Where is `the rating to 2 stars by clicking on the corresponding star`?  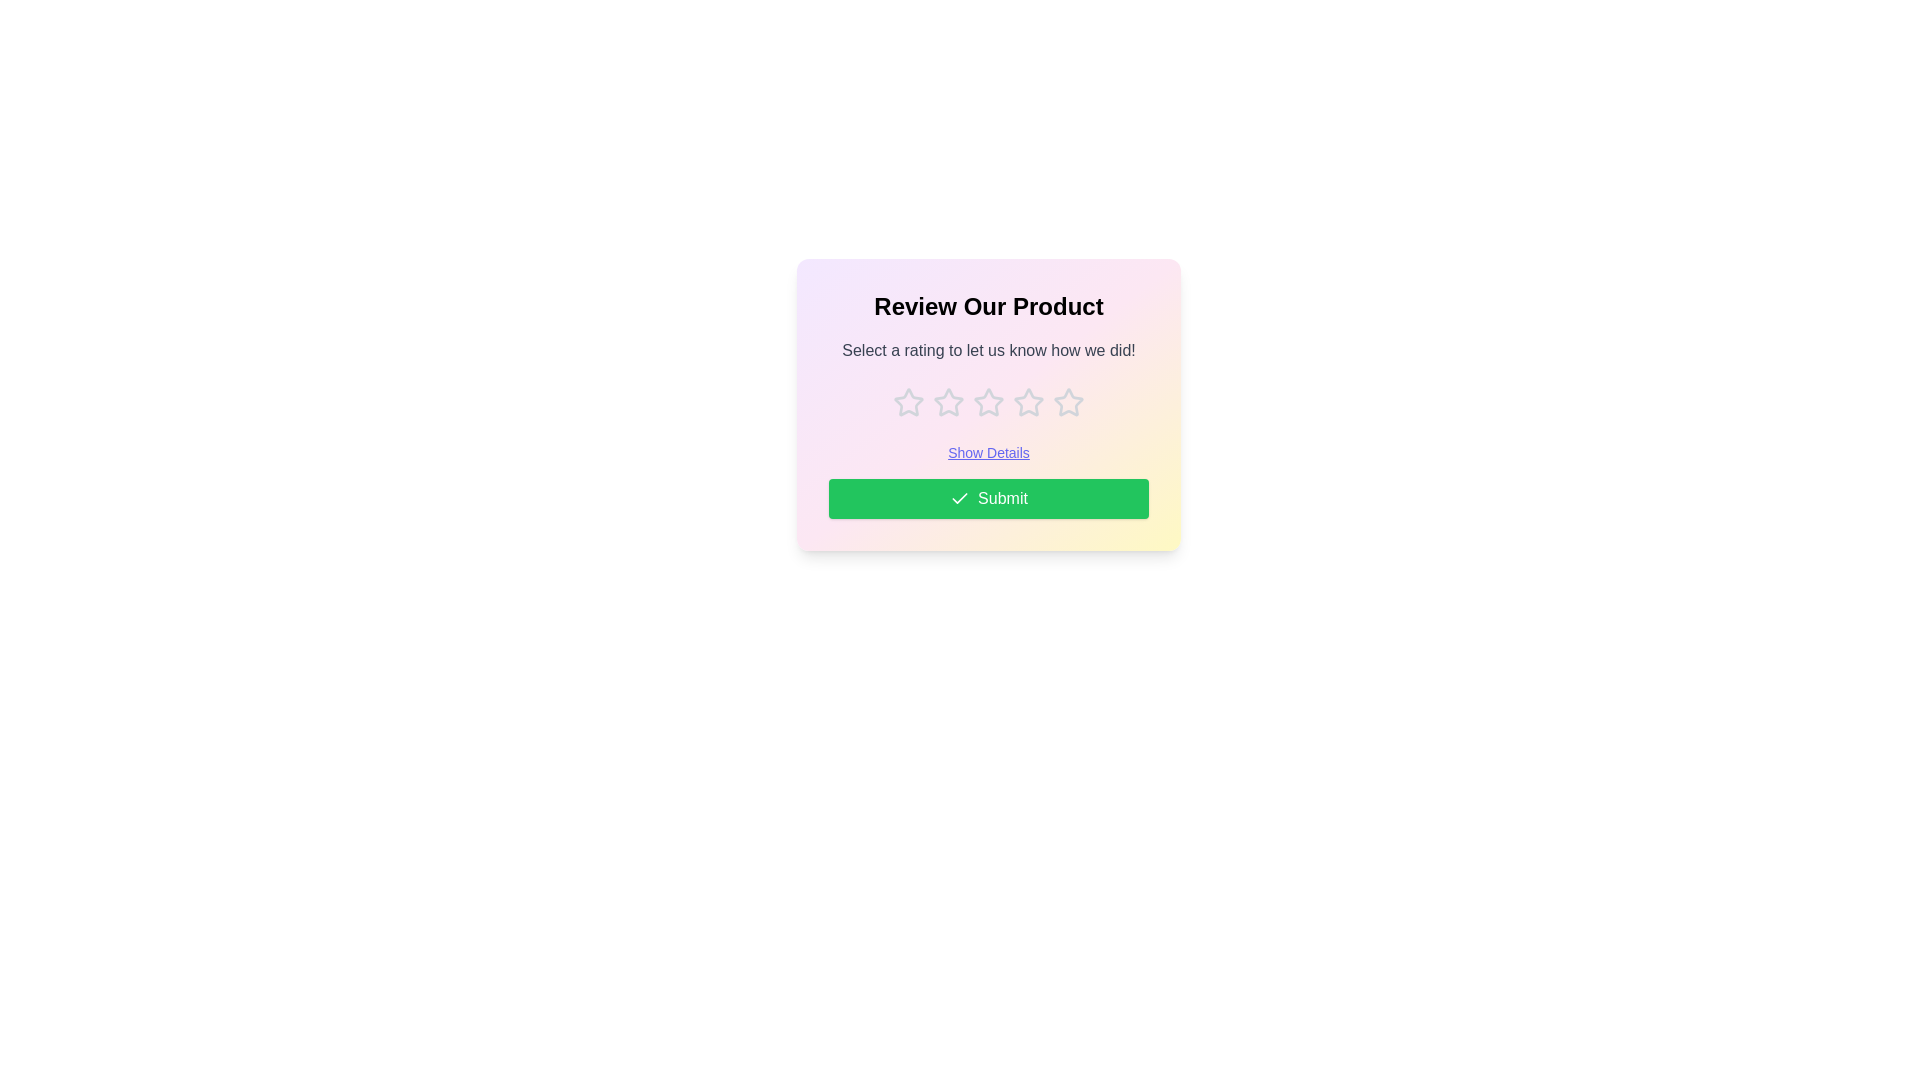
the rating to 2 stars by clicking on the corresponding star is located at coordinates (948, 402).